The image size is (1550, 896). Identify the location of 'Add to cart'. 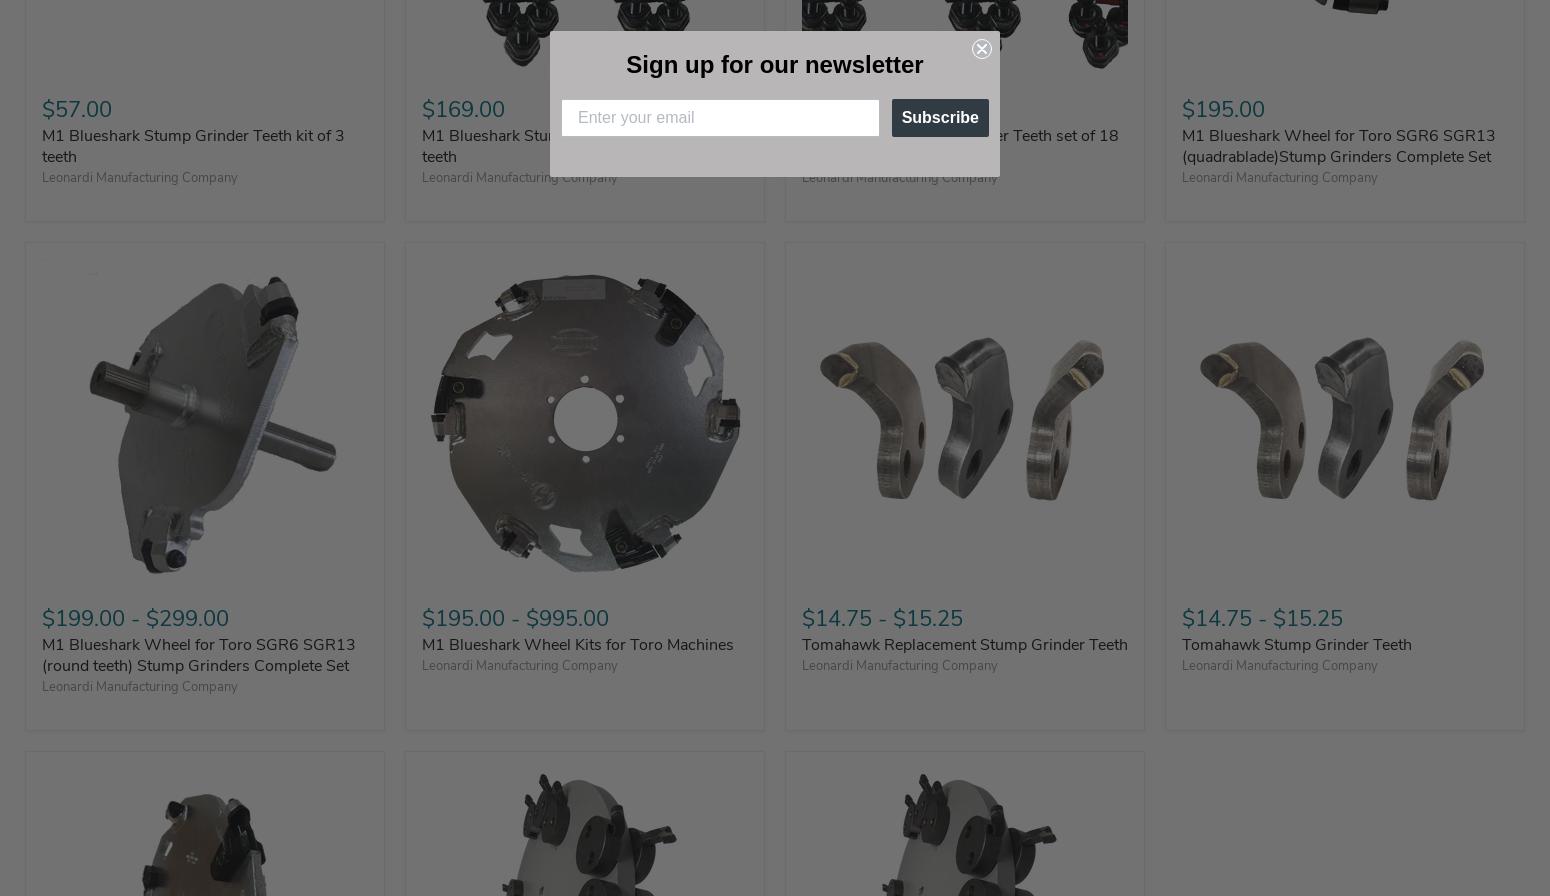
(1427, 185).